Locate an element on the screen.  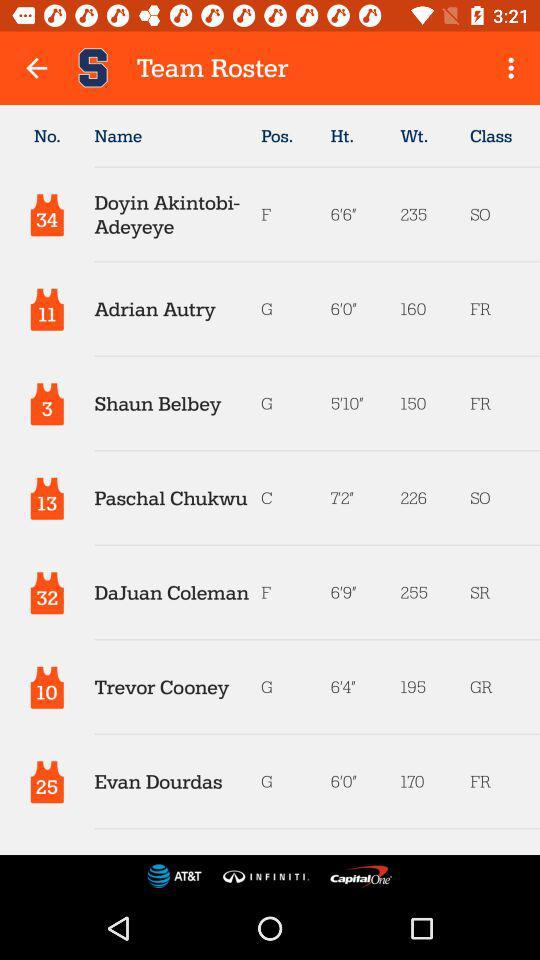
item above the no. icon is located at coordinates (36, 68).